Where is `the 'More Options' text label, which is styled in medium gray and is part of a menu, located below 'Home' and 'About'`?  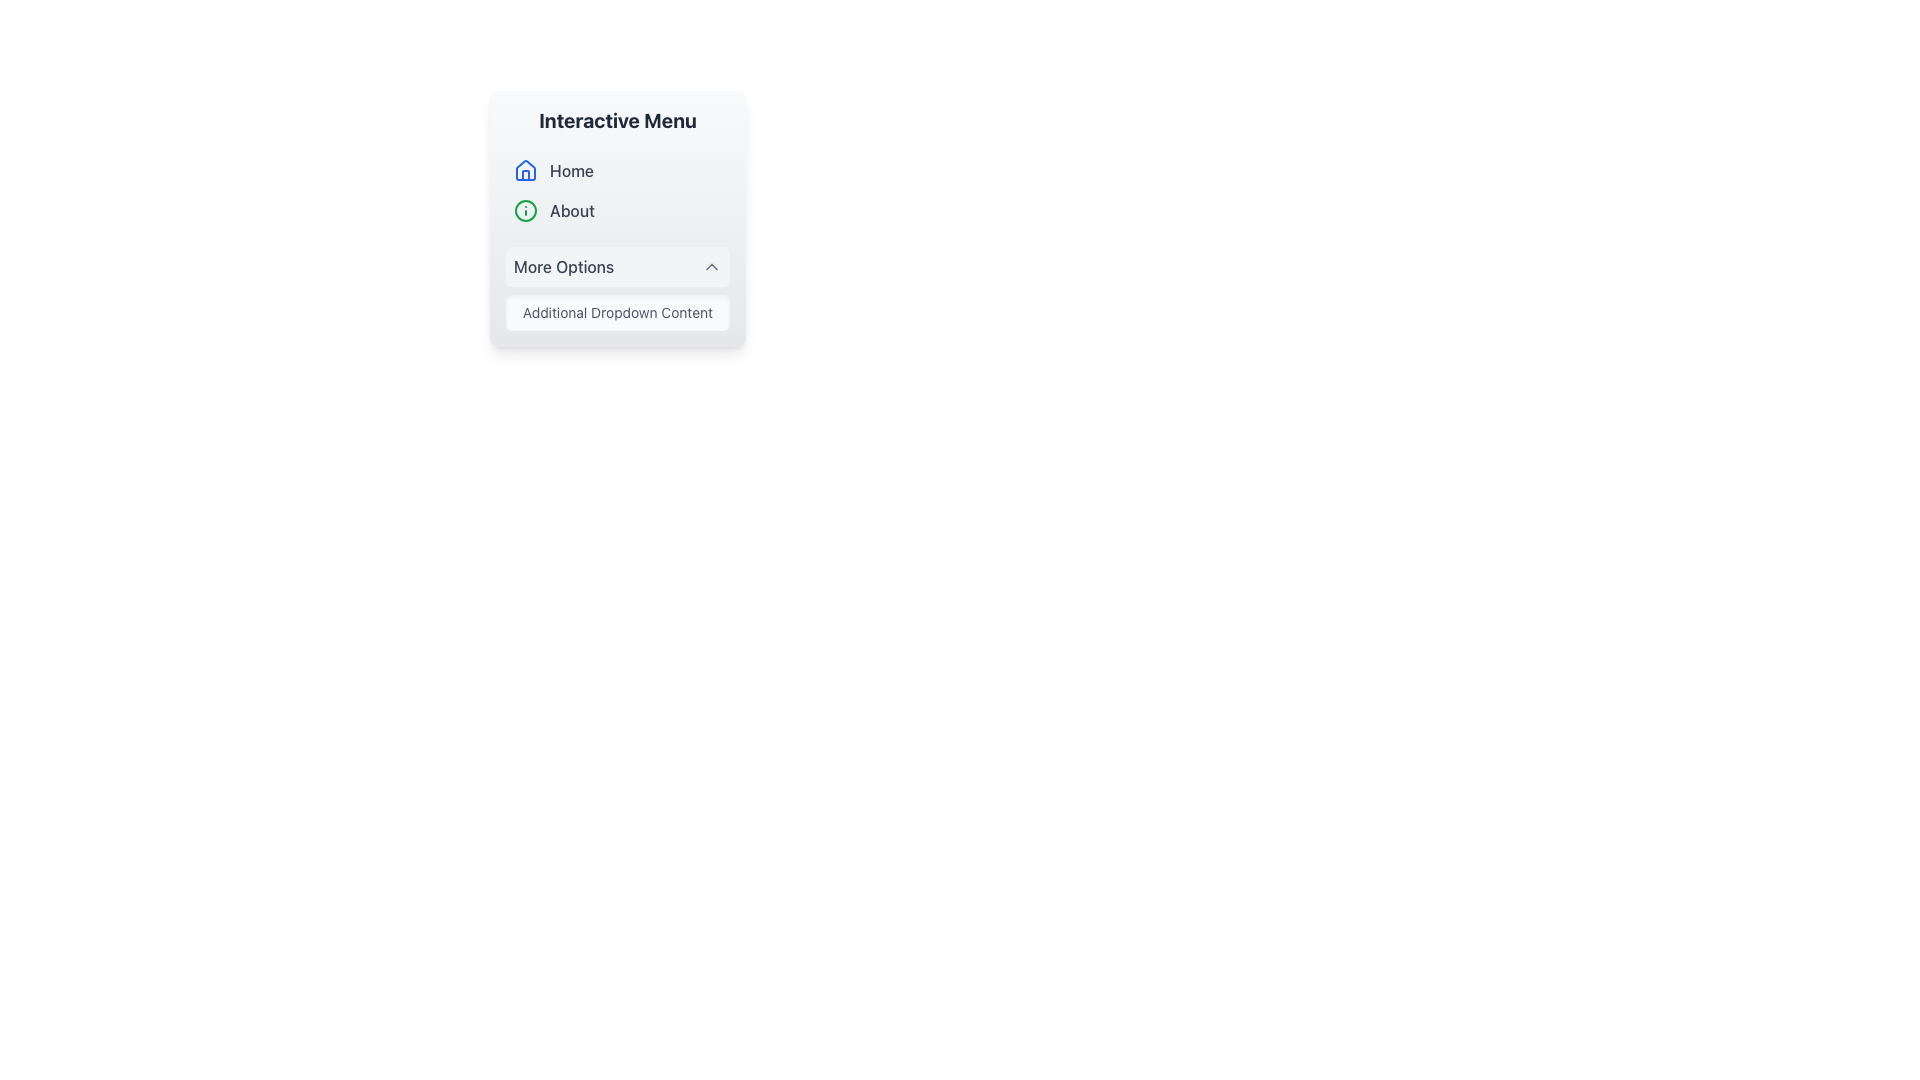
the 'More Options' text label, which is styled in medium gray and is part of a menu, located below 'Home' and 'About' is located at coordinates (563, 265).